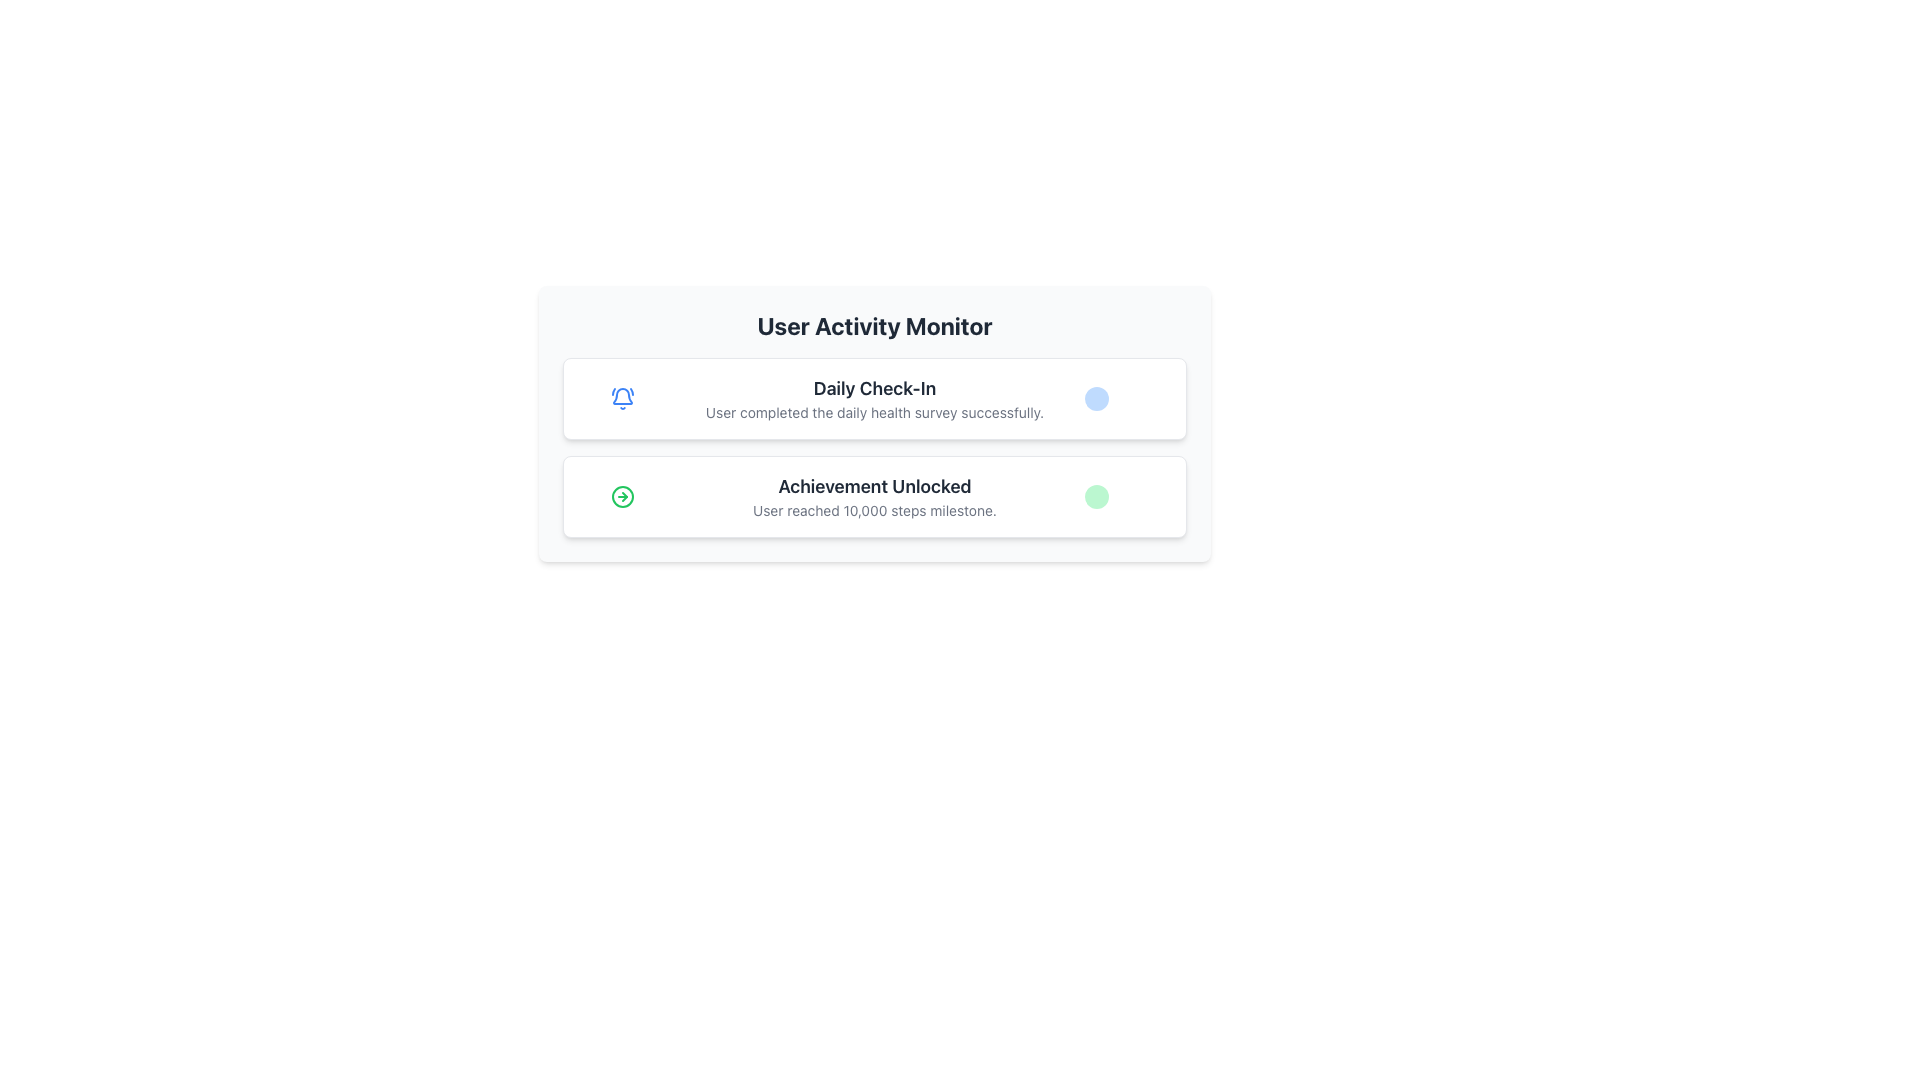 This screenshot has width=1920, height=1080. Describe the element at coordinates (874, 509) in the screenshot. I see `the text label that states 'User reached 10,000 steps milestone.' located within the card beneath the 'Achievement Unlocked' heading` at that location.